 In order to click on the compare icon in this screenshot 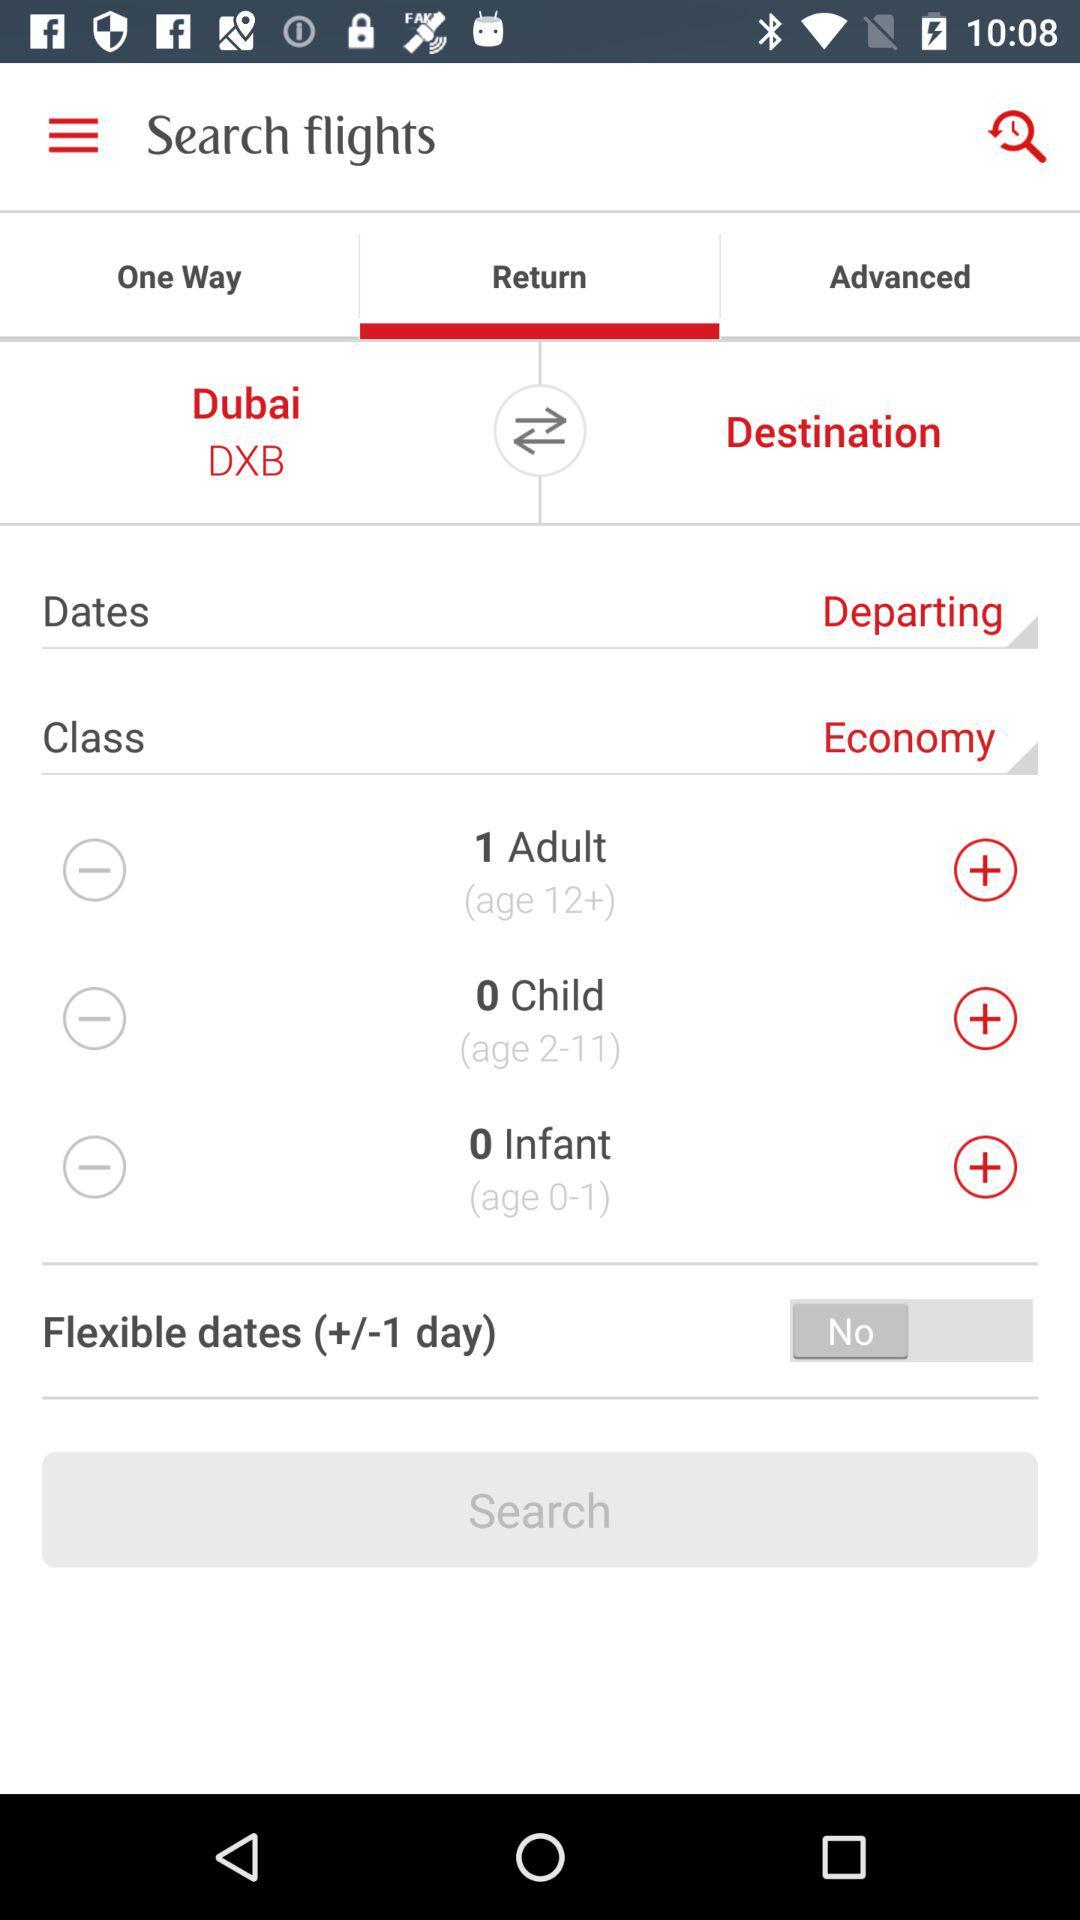, I will do `click(540, 429)`.